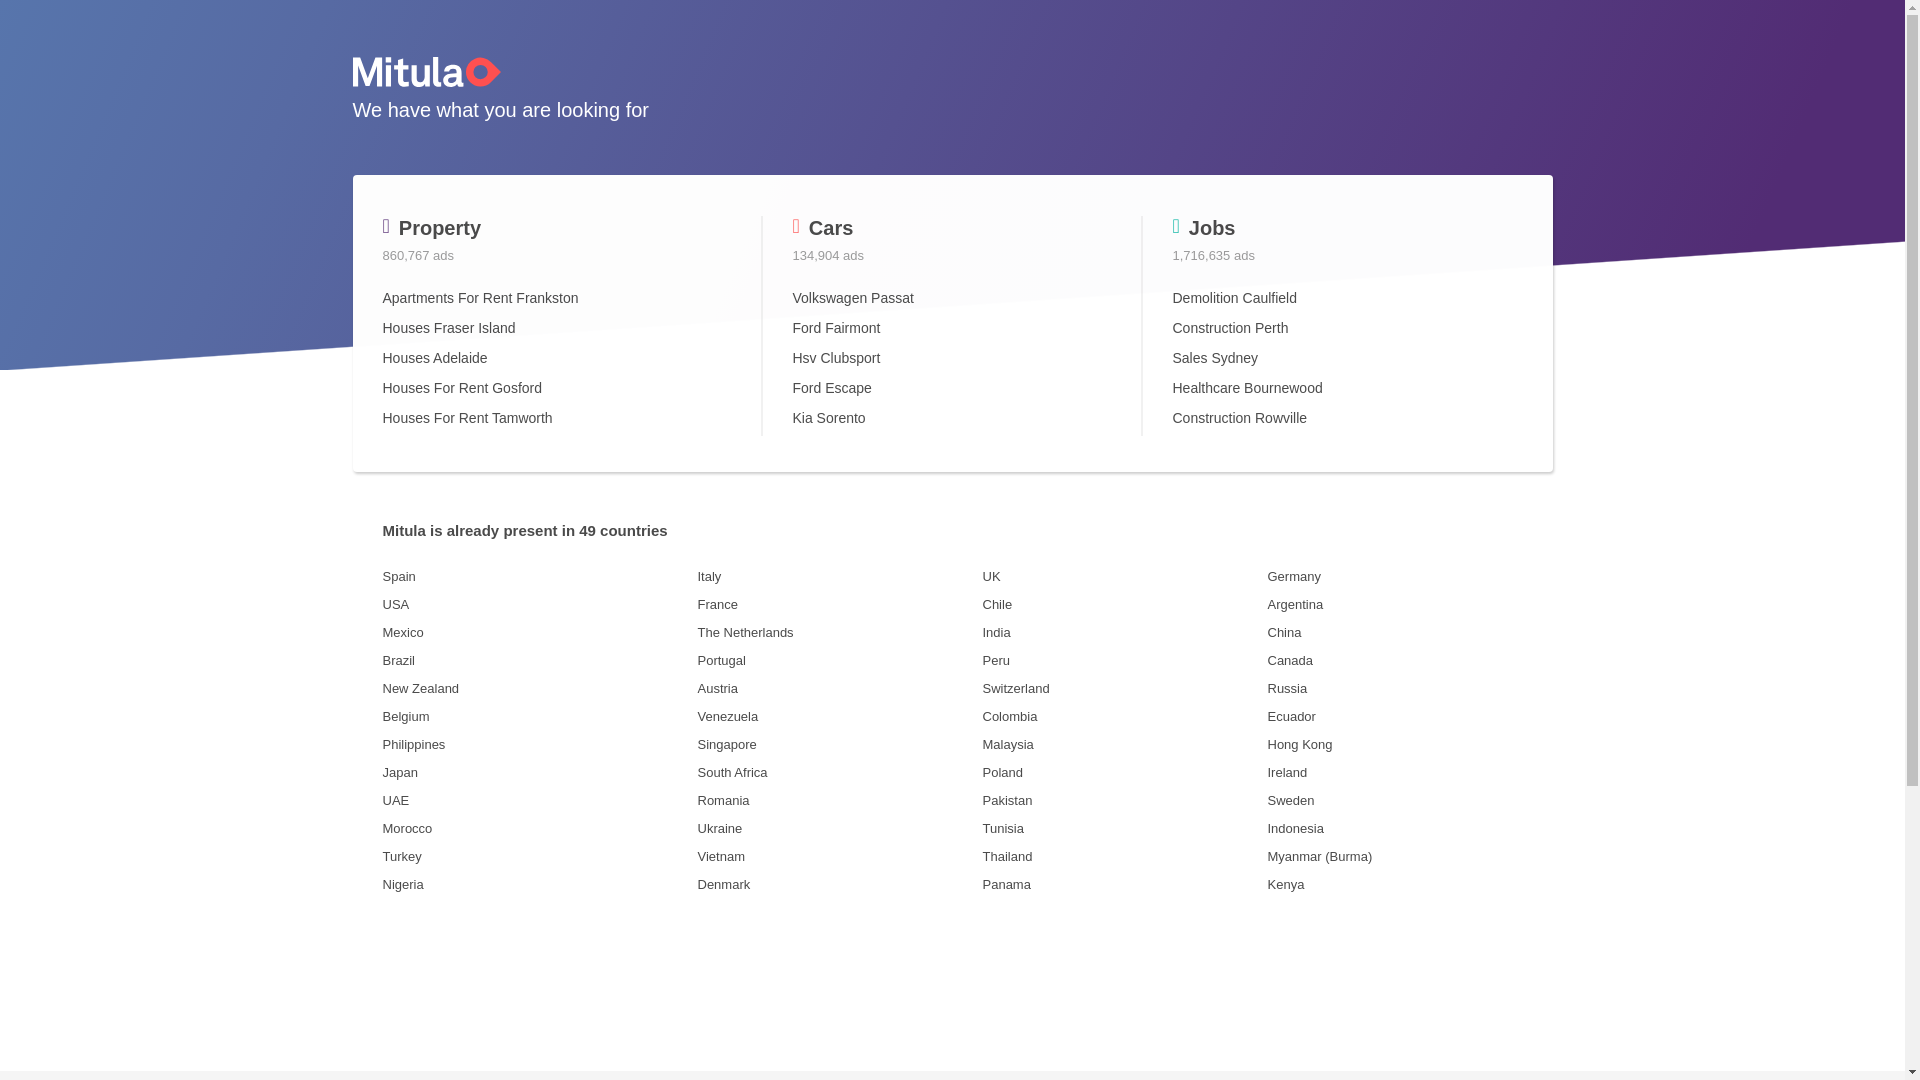 The height and width of the screenshot is (1080, 1920). I want to click on 'Panama', so click(982, 883).